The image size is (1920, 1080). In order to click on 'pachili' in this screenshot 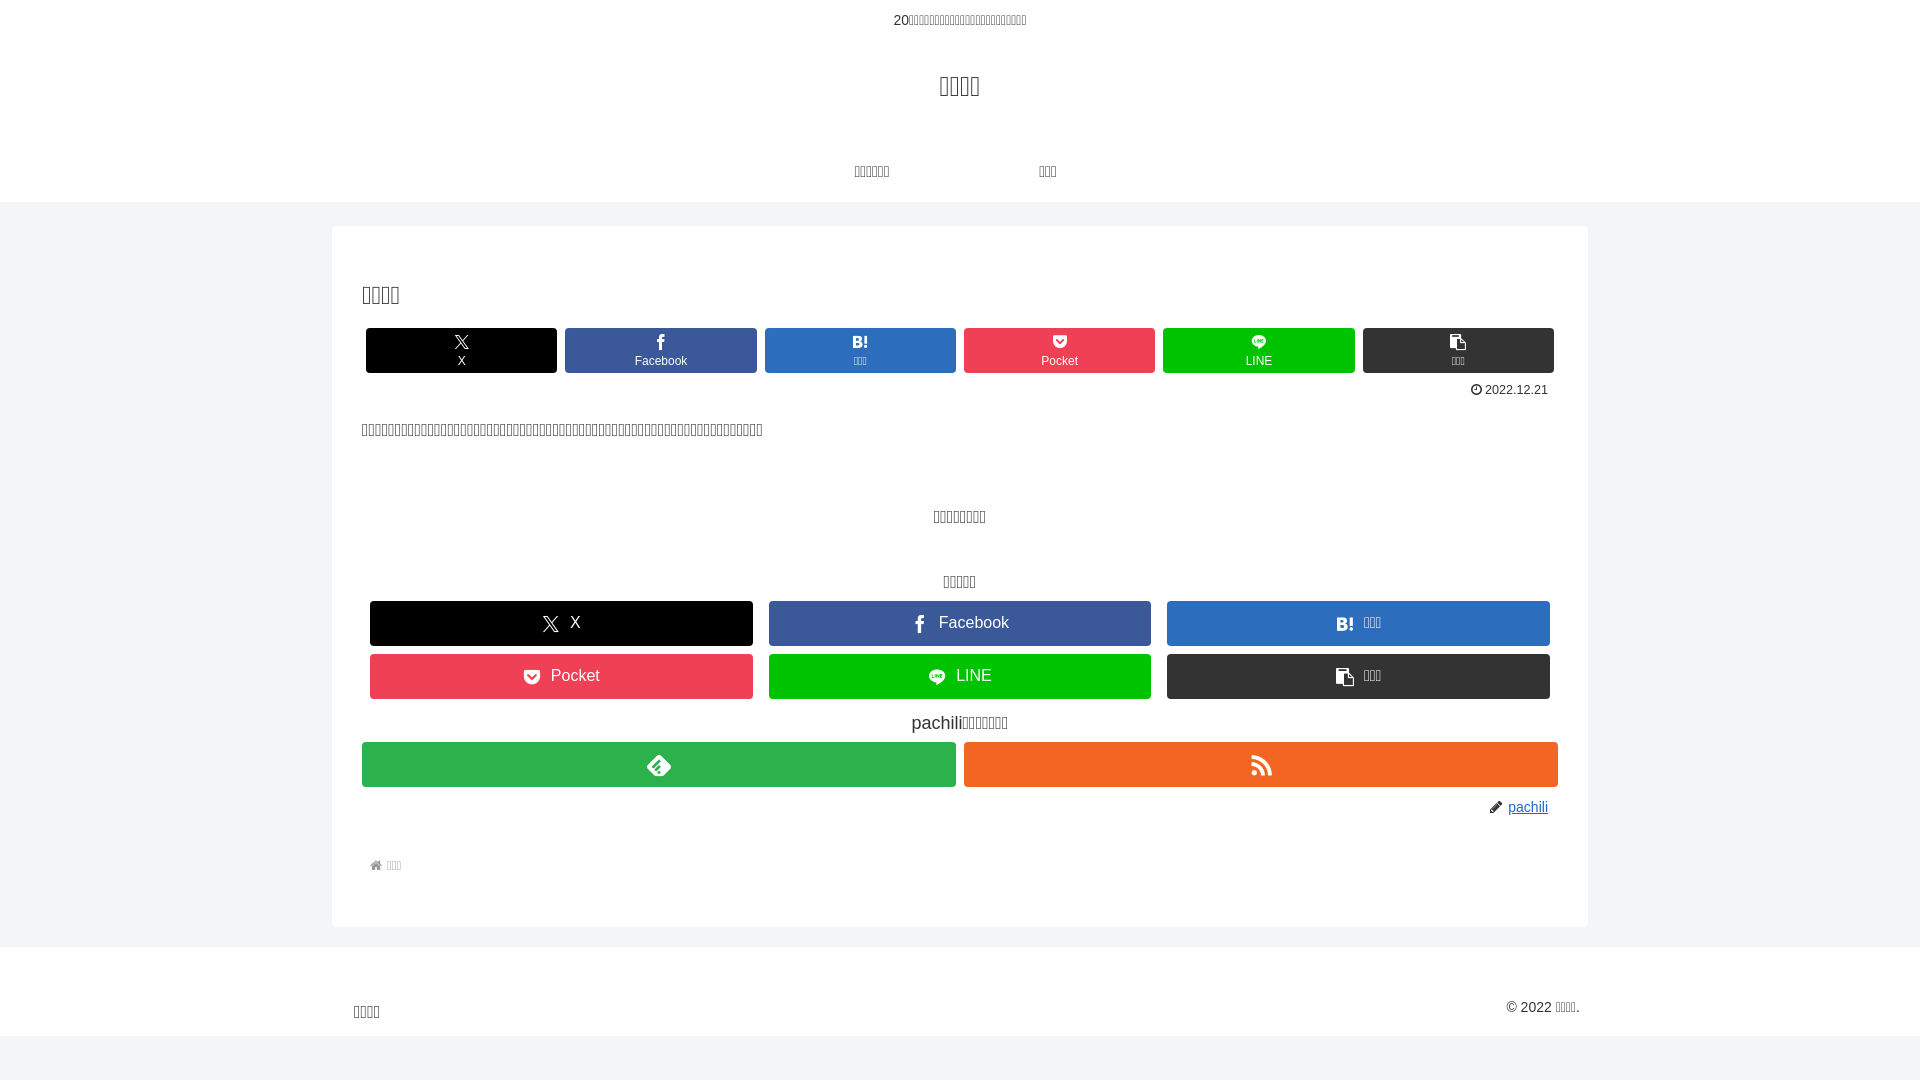, I will do `click(1530, 805)`.